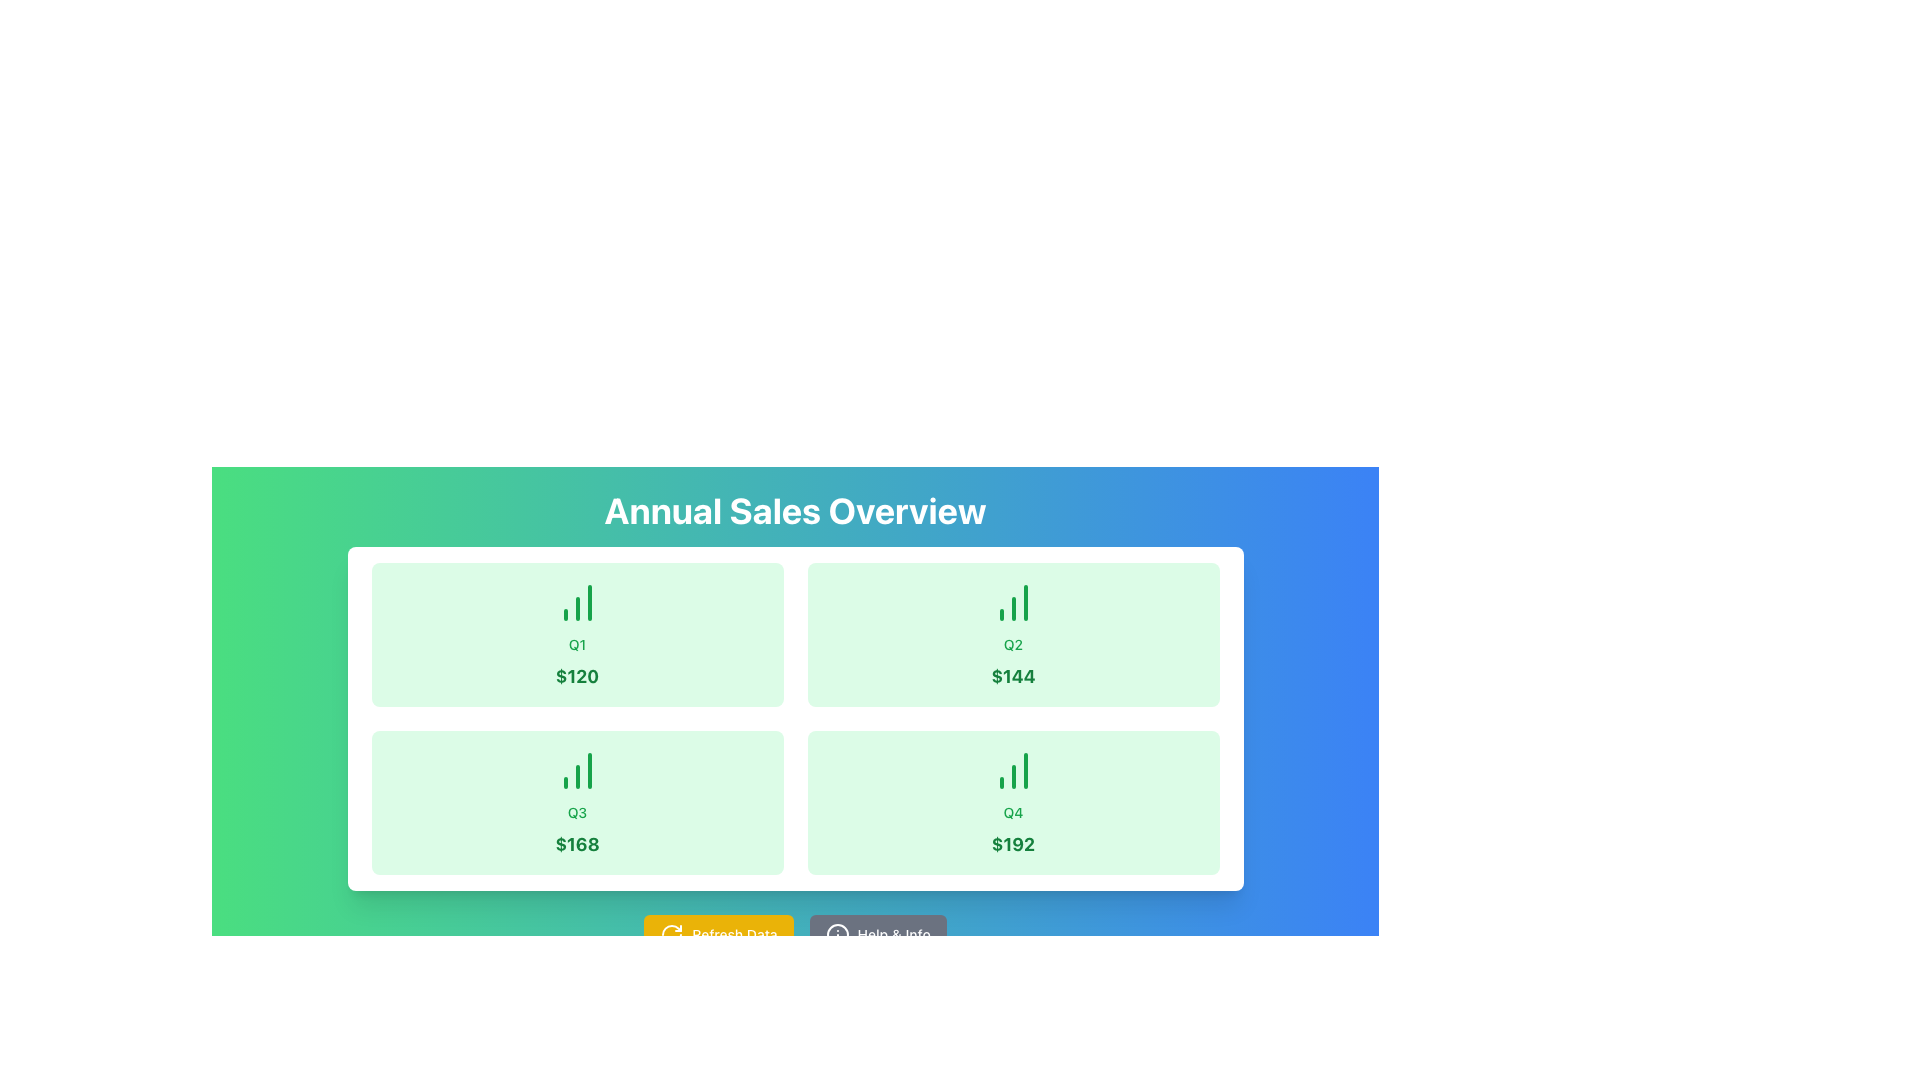  Describe the element at coordinates (1013, 801) in the screenshot. I see `the green-tinted Data card featuring a bar chart icon and displaying 'Q4' and '$192' text, located in the bottom right corner of the 2x2 grid layout` at that location.